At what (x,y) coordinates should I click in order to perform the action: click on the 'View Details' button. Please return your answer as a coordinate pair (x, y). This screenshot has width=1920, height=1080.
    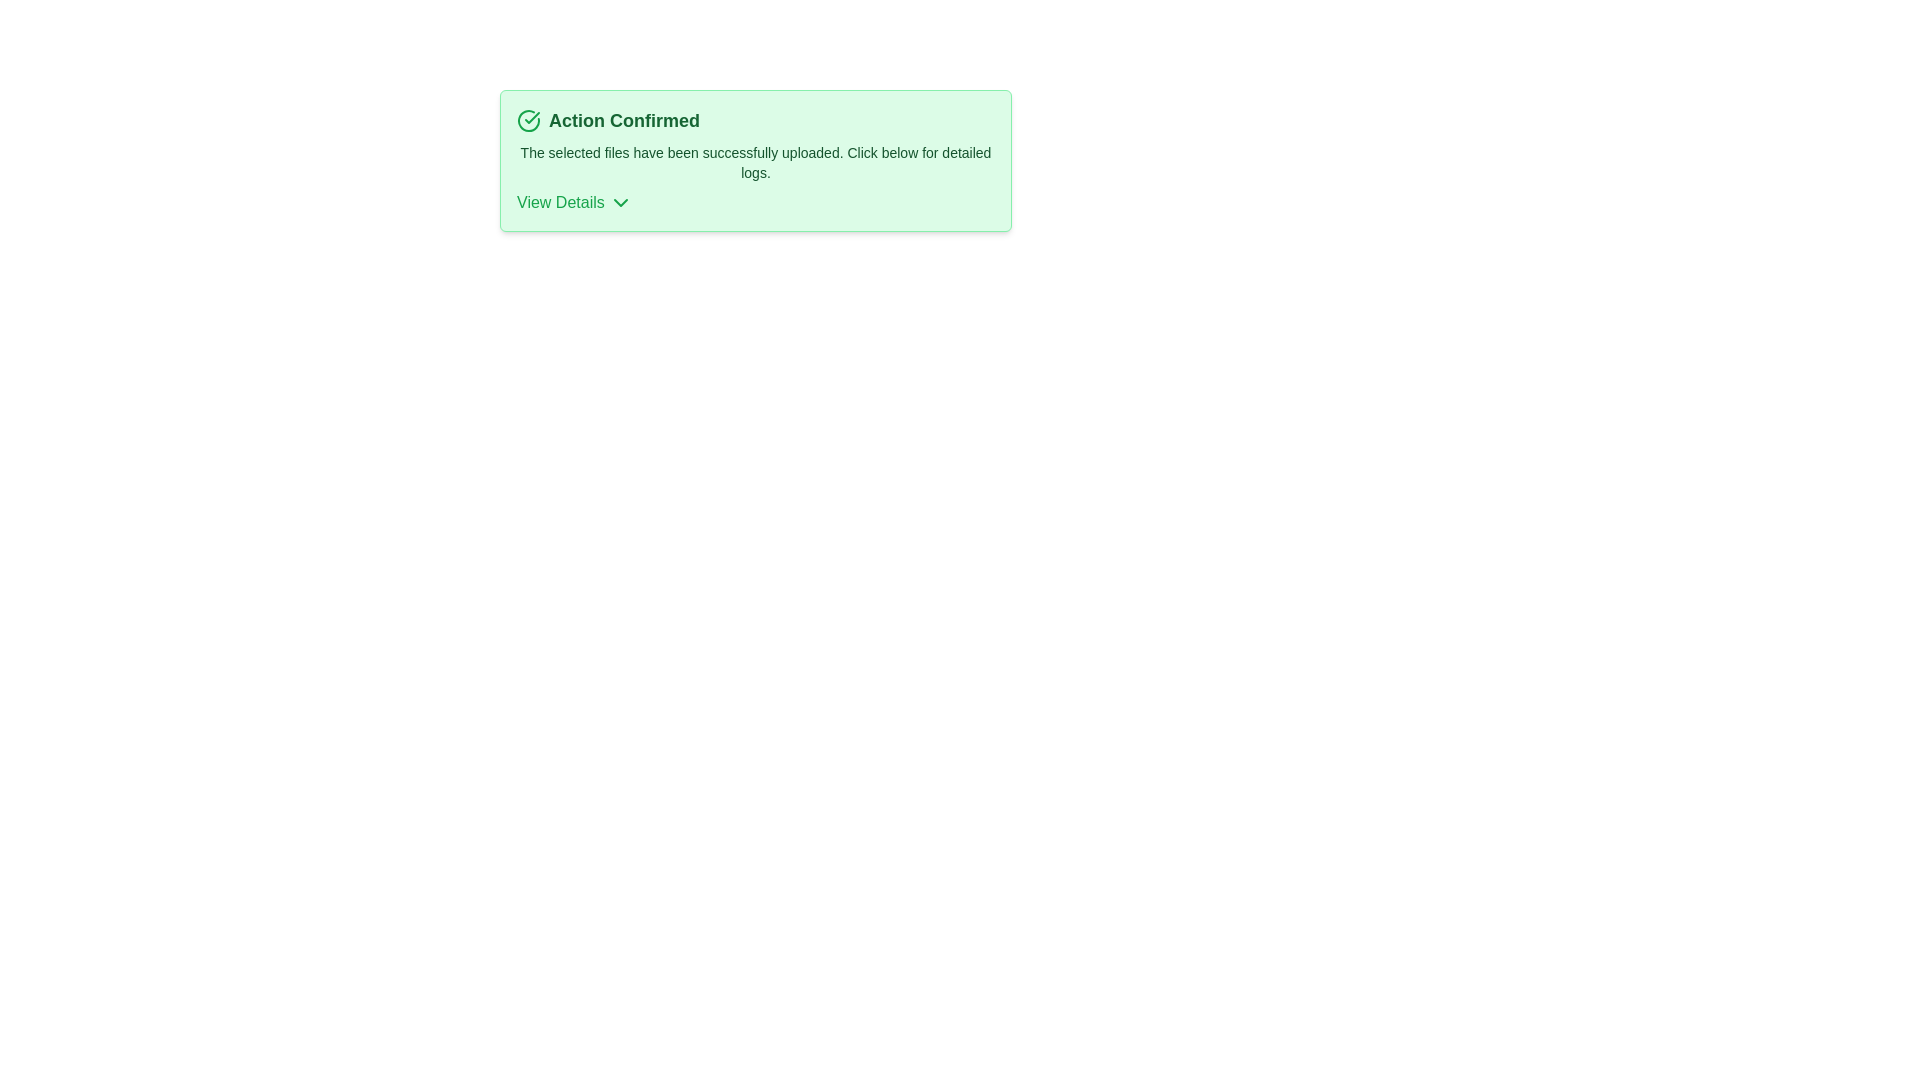
    Looking at the image, I should click on (573, 203).